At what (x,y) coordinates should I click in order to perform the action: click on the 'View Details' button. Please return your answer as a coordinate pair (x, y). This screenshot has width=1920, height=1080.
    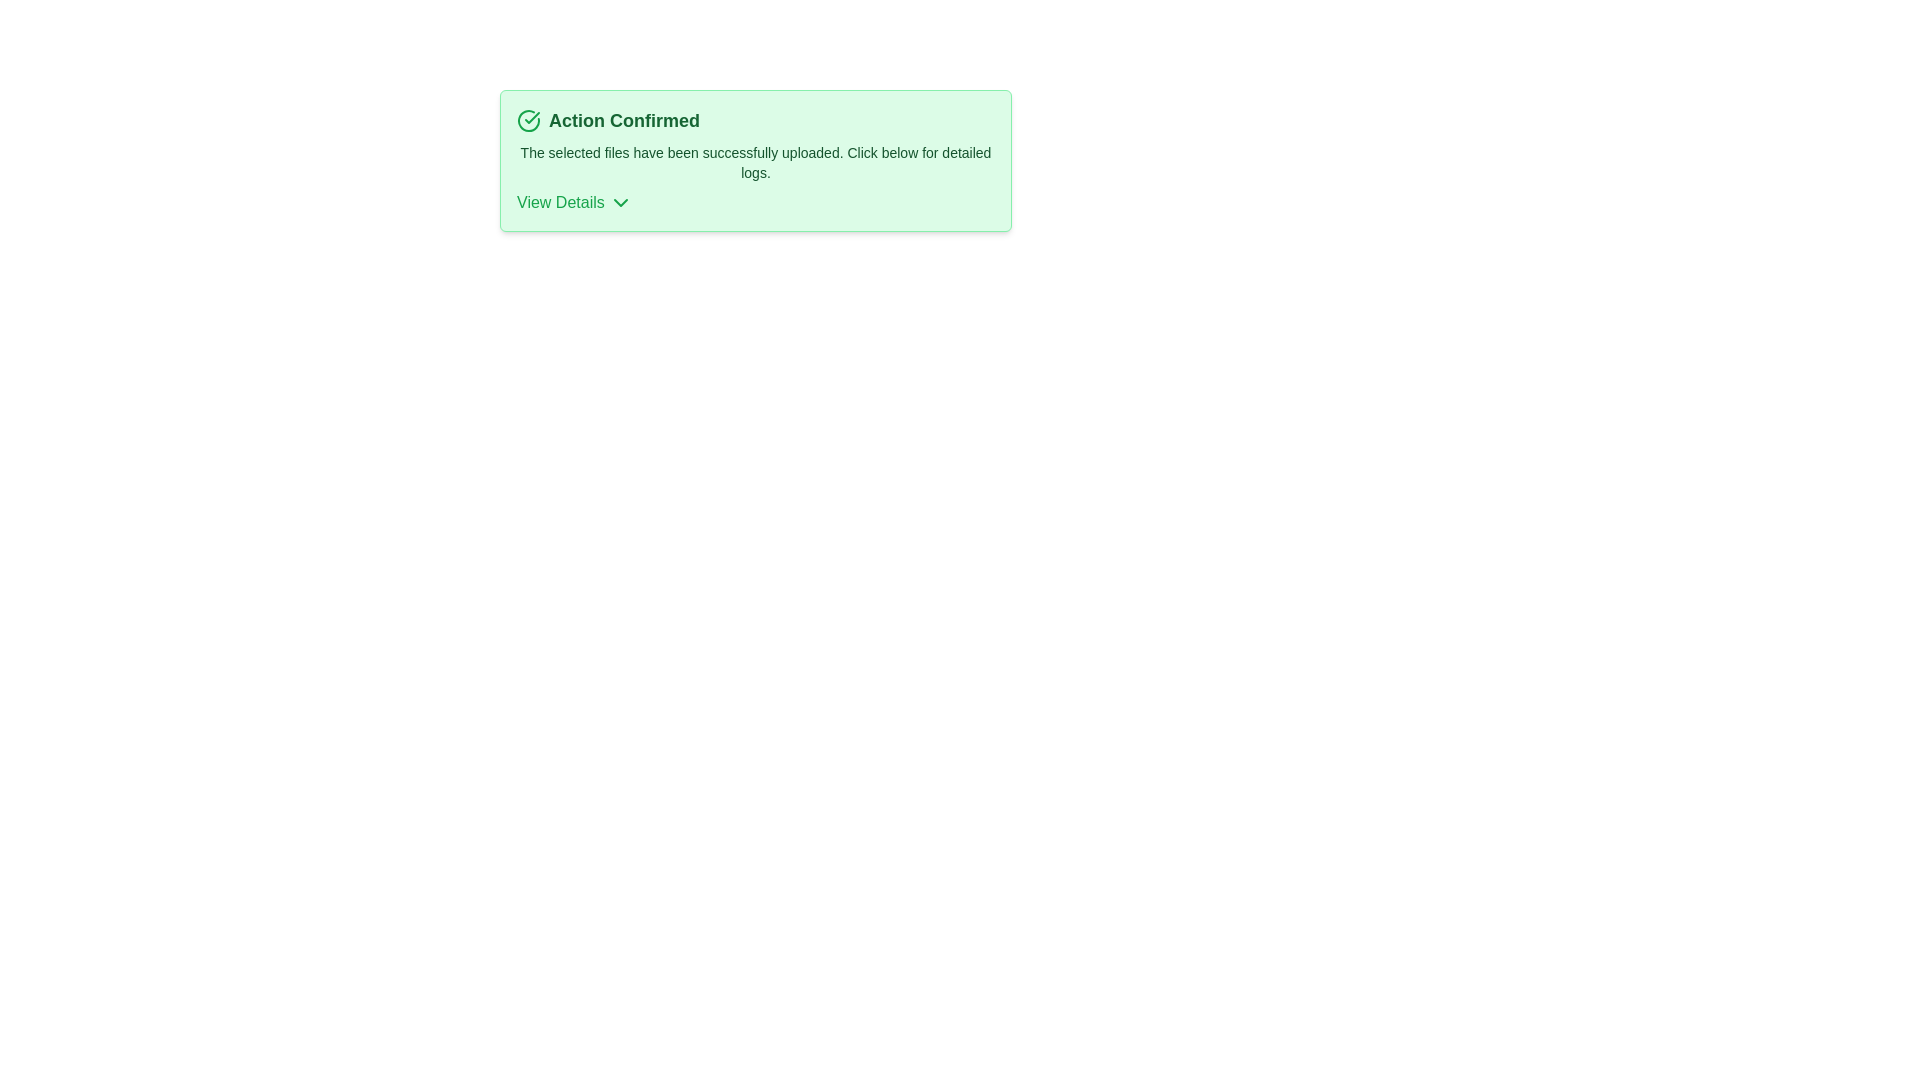
    Looking at the image, I should click on (573, 203).